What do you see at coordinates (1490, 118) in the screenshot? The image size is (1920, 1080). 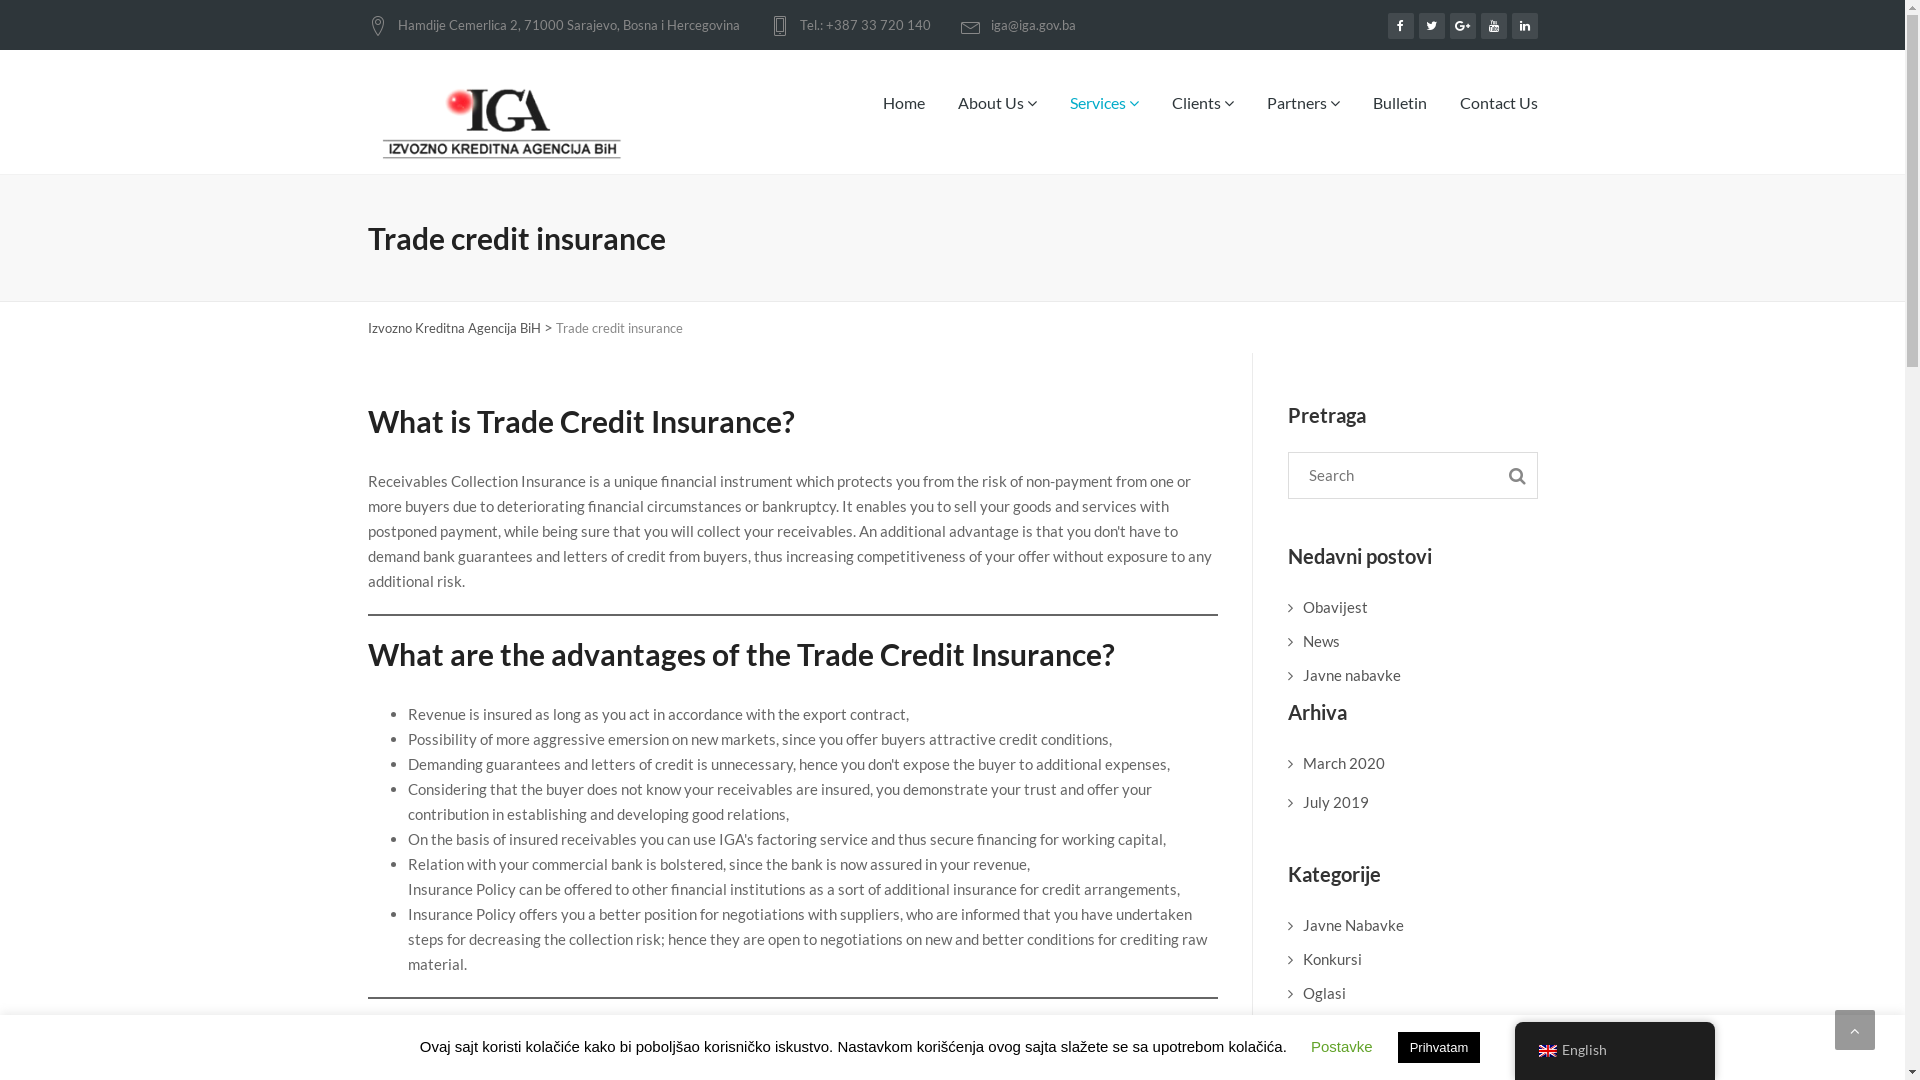 I see `'Contact Us'` at bounding box center [1490, 118].